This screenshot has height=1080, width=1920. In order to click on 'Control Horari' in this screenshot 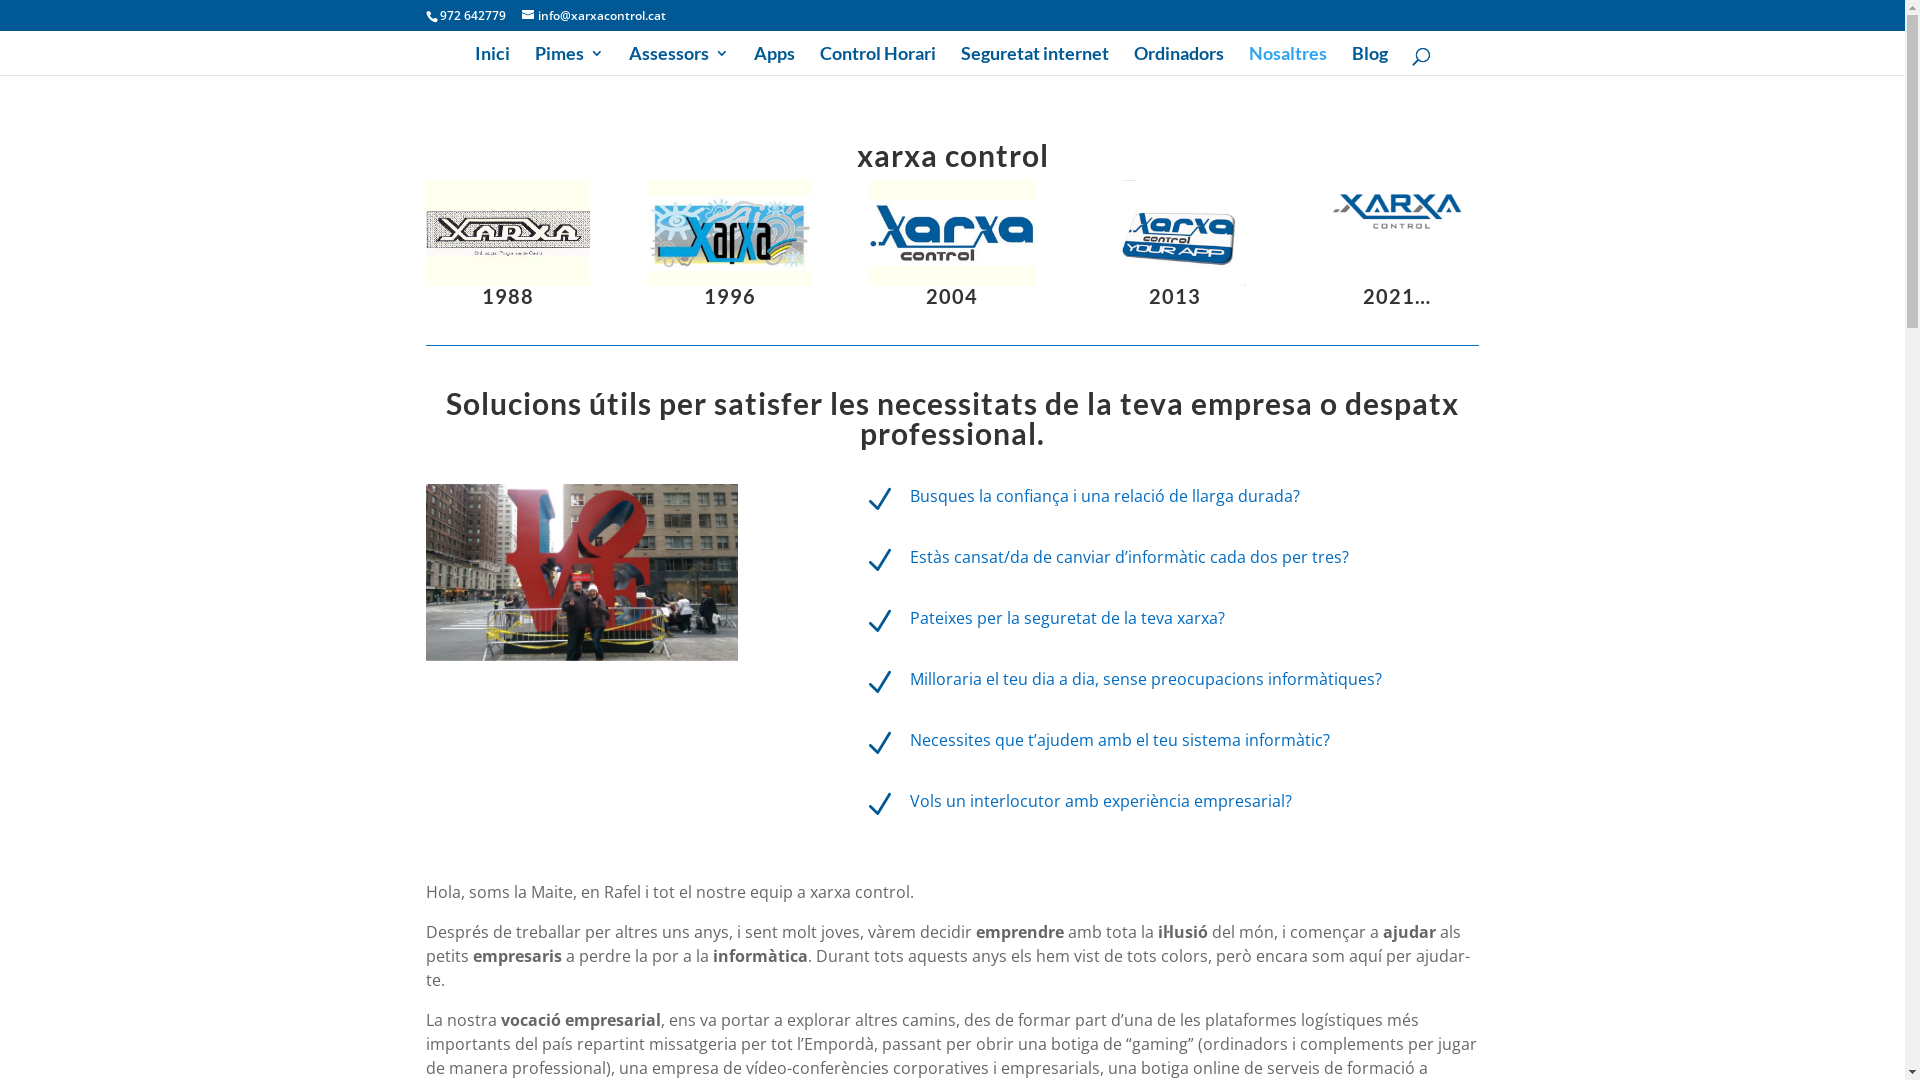, I will do `click(878, 59)`.